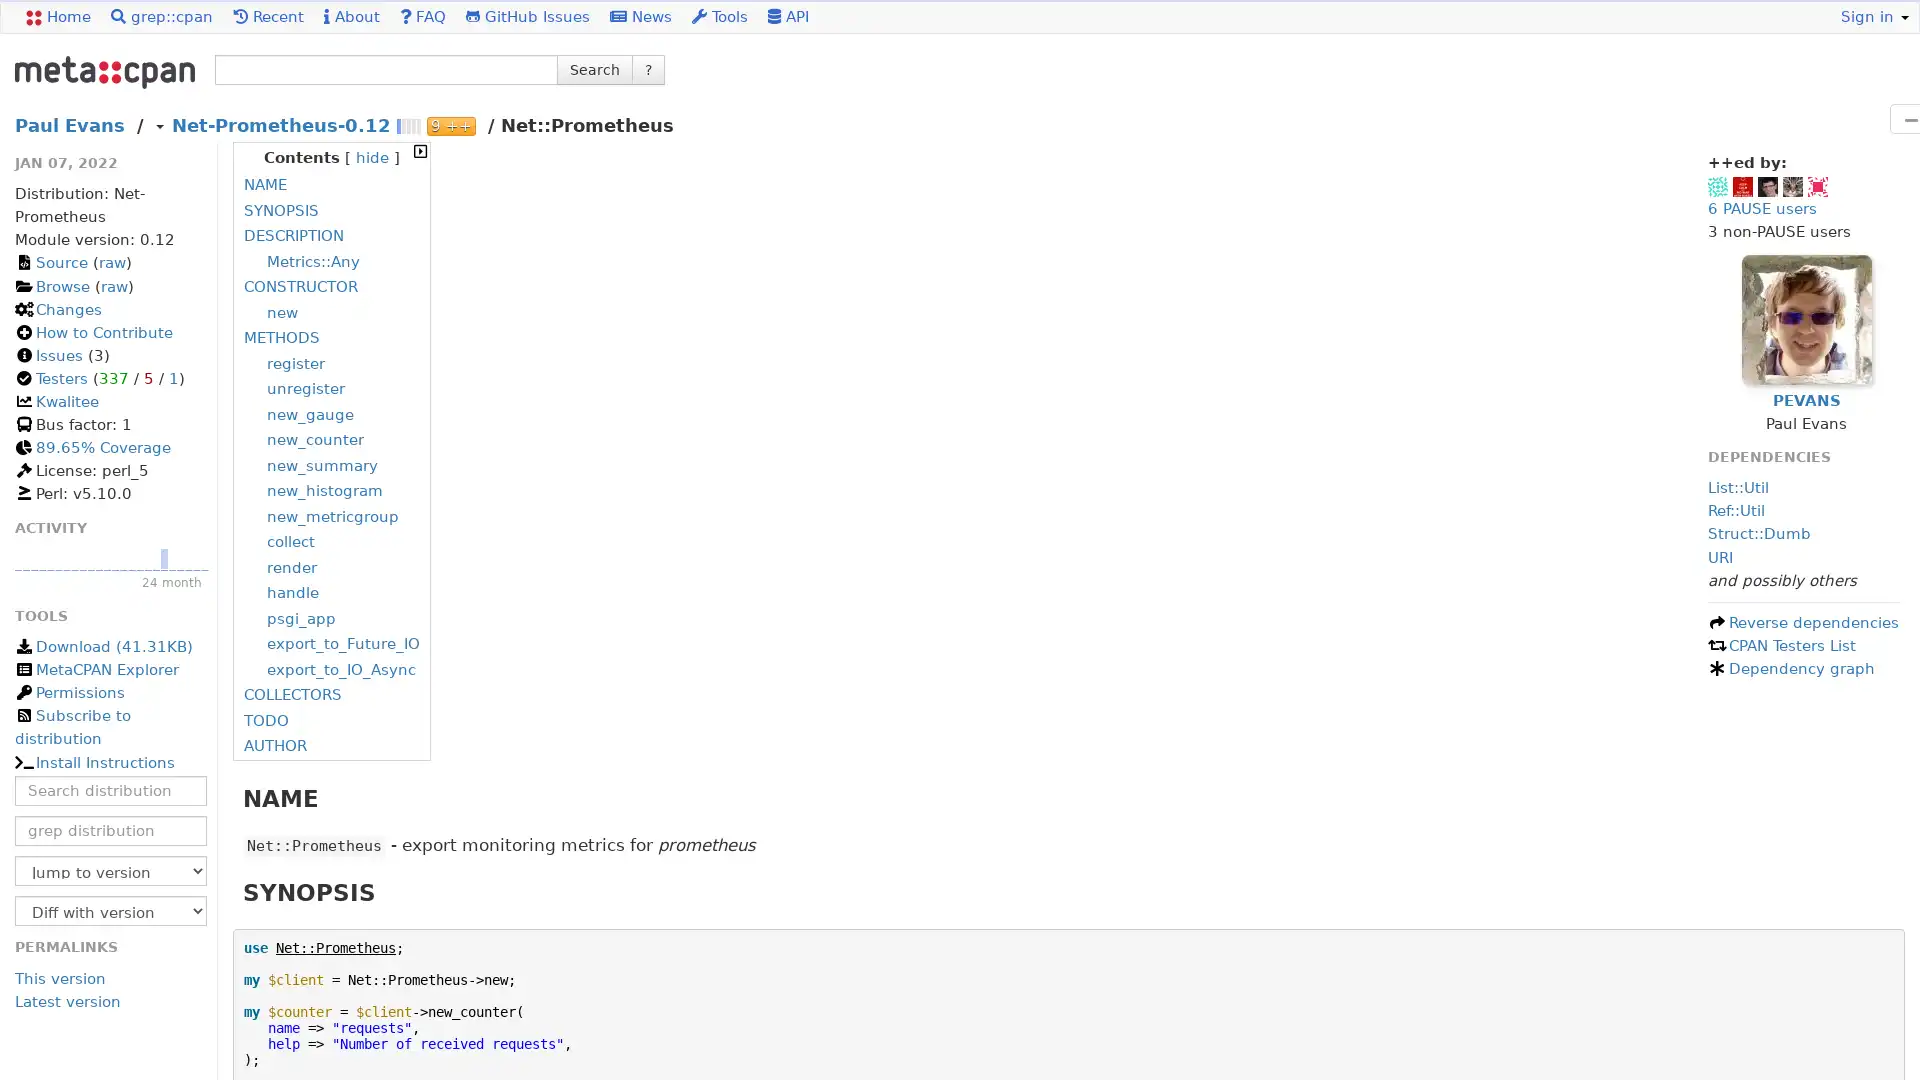 This screenshot has width=1920, height=1080. Describe the element at coordinates (594, 68) in the screenshot. I see `Search` at that location.